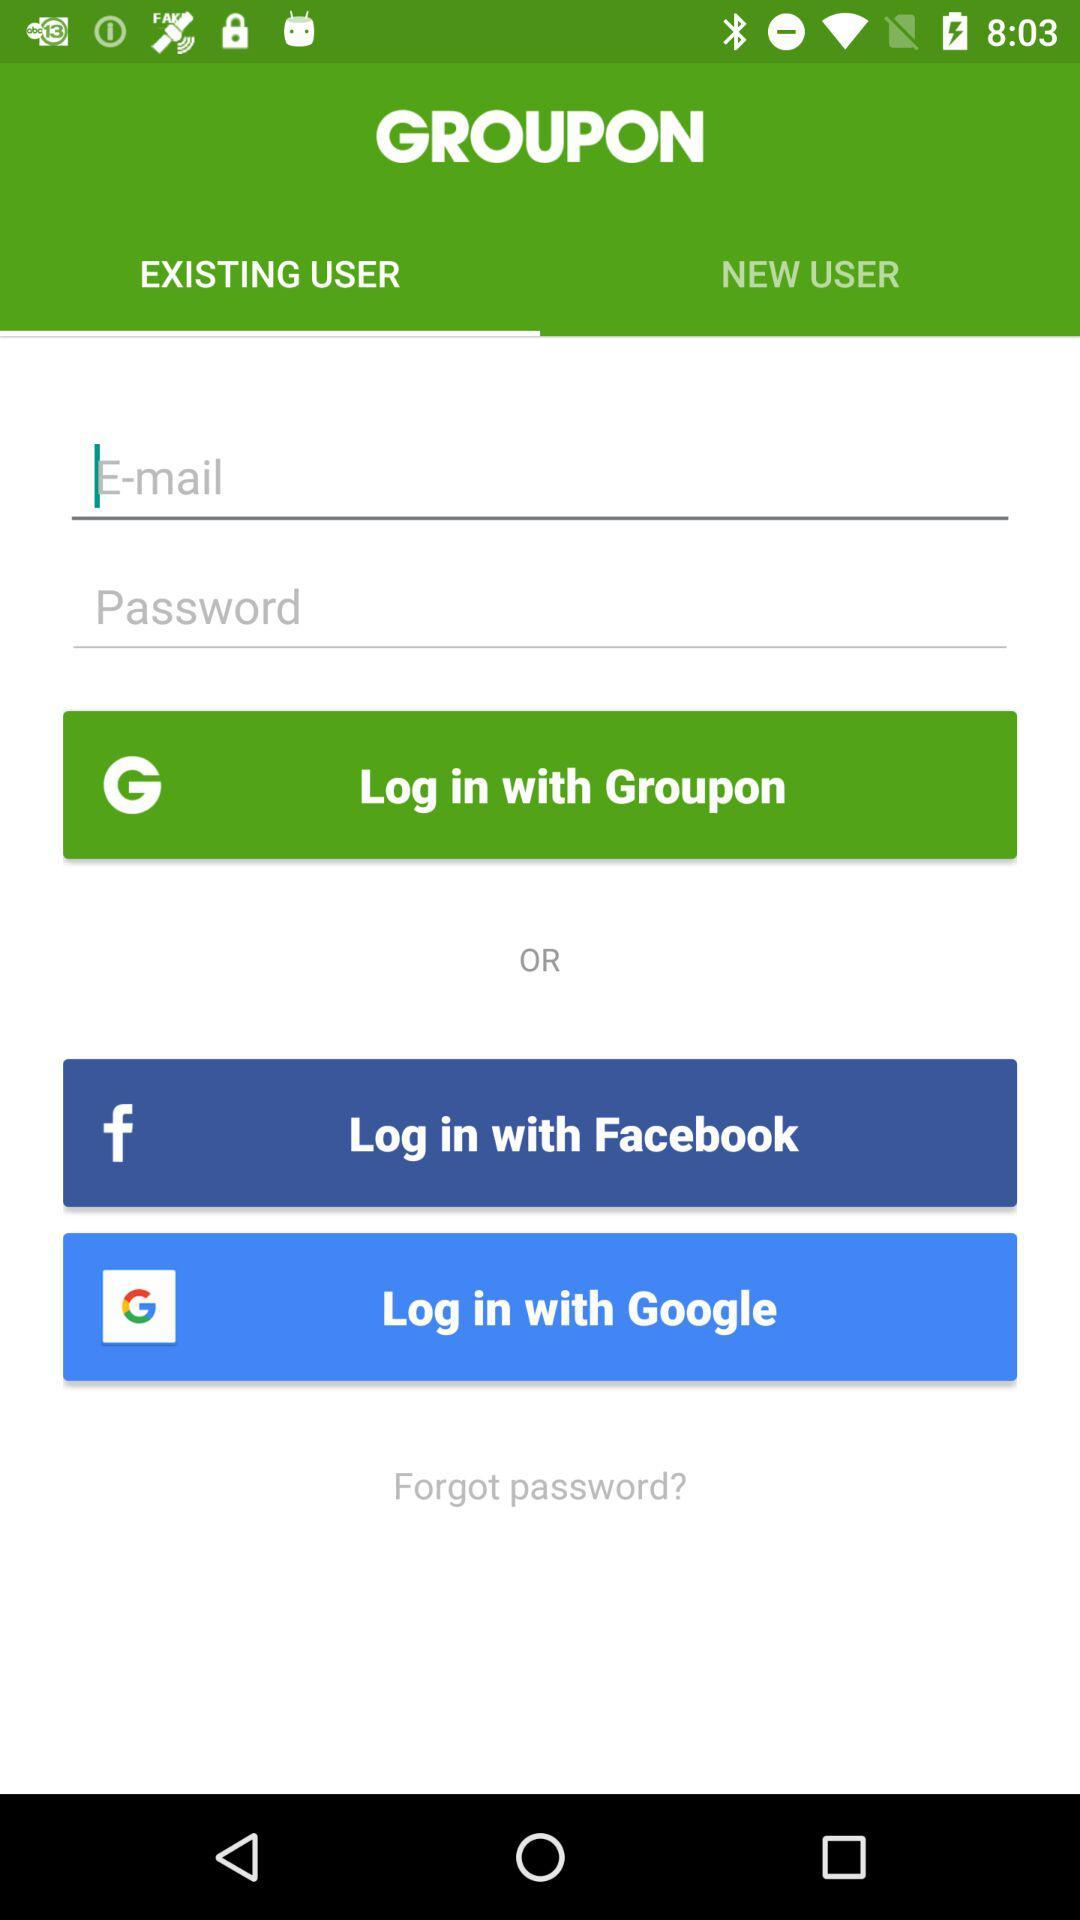  I want to click on app to the left of the new user app, so click(270, 272).